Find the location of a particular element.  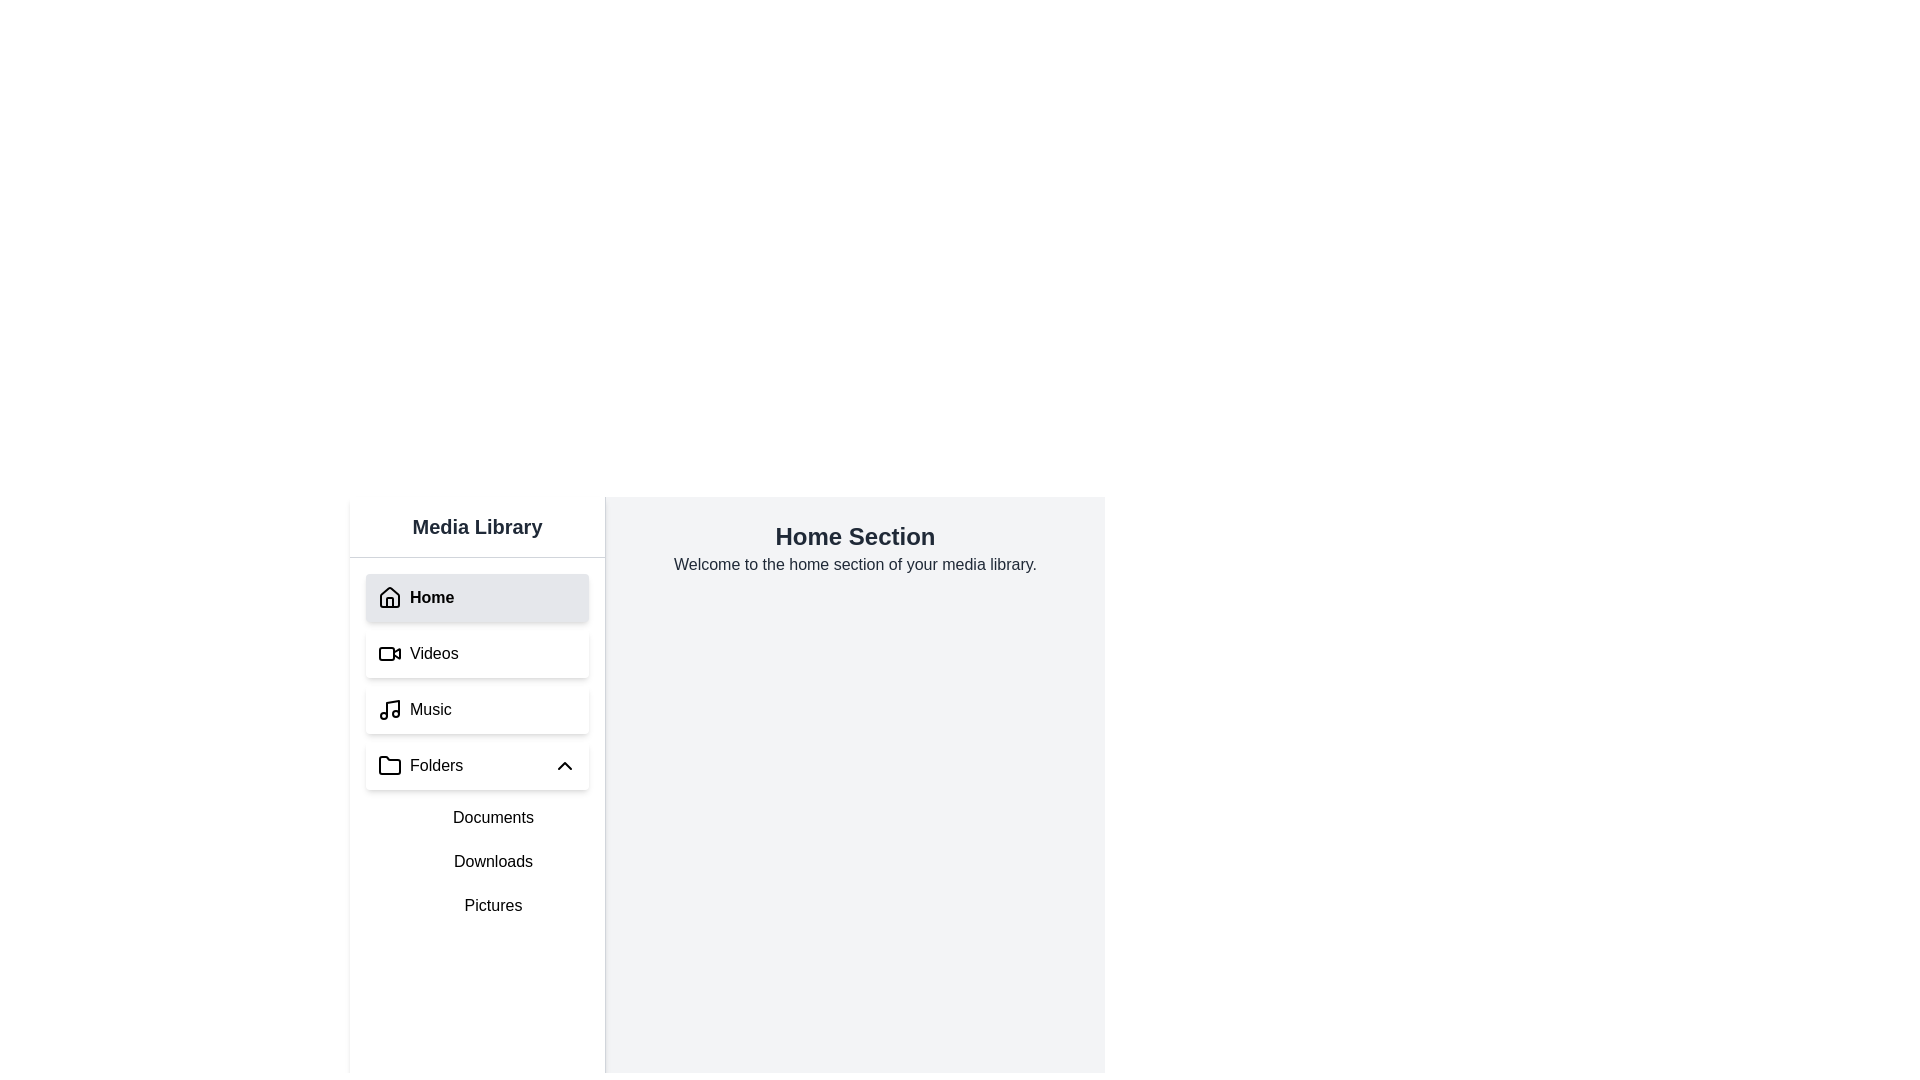

the rectangle within the camera icon, which is part of the visual representation for video content, located to the left of the 'Videos' label in the sidebar's second option is located at coordinates (387, 654).